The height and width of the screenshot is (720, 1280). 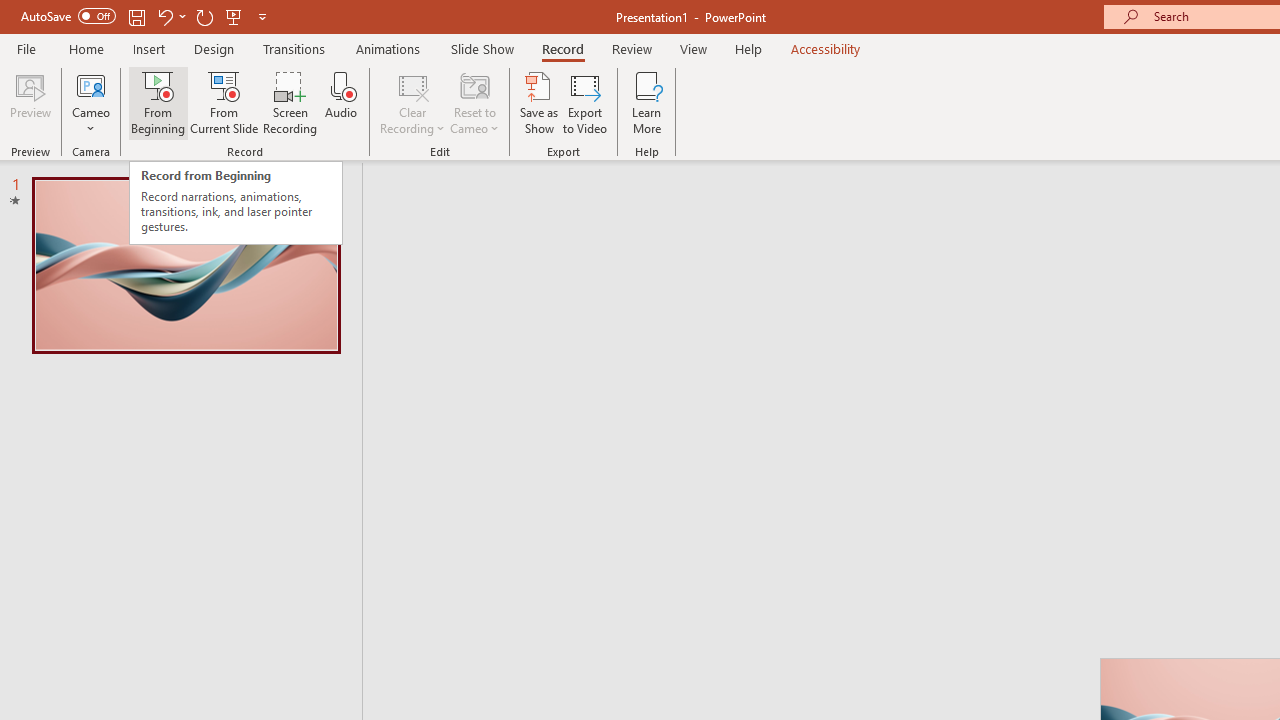 What do you see at coordinates (473, 103) in the screenshot?
I see `'Reset to Cameo'` at bounding box center [473, 103].